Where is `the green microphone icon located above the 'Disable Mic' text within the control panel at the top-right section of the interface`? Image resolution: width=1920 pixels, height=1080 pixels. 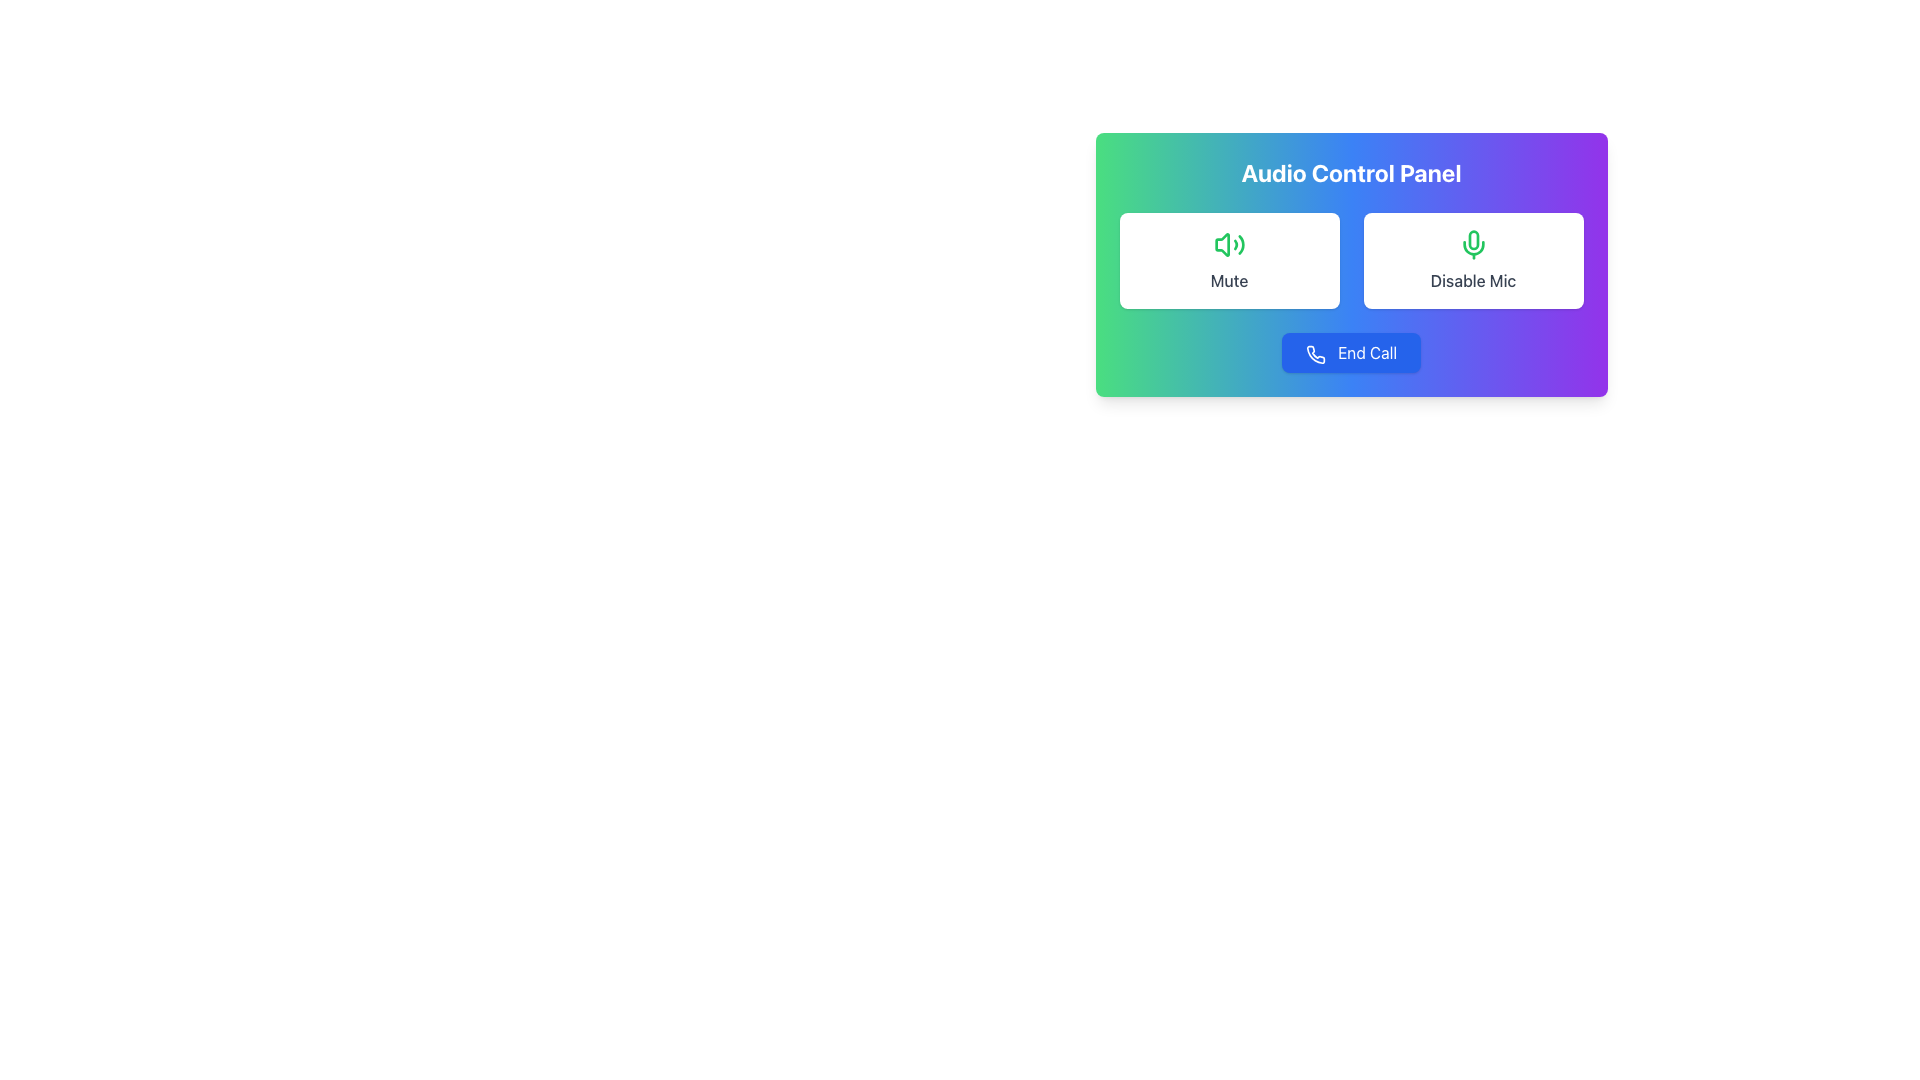 the green microphone icon located above the 'Disable Mic' text within the control panel at the top-right section of the interface is located at coordinates (1473, 244).